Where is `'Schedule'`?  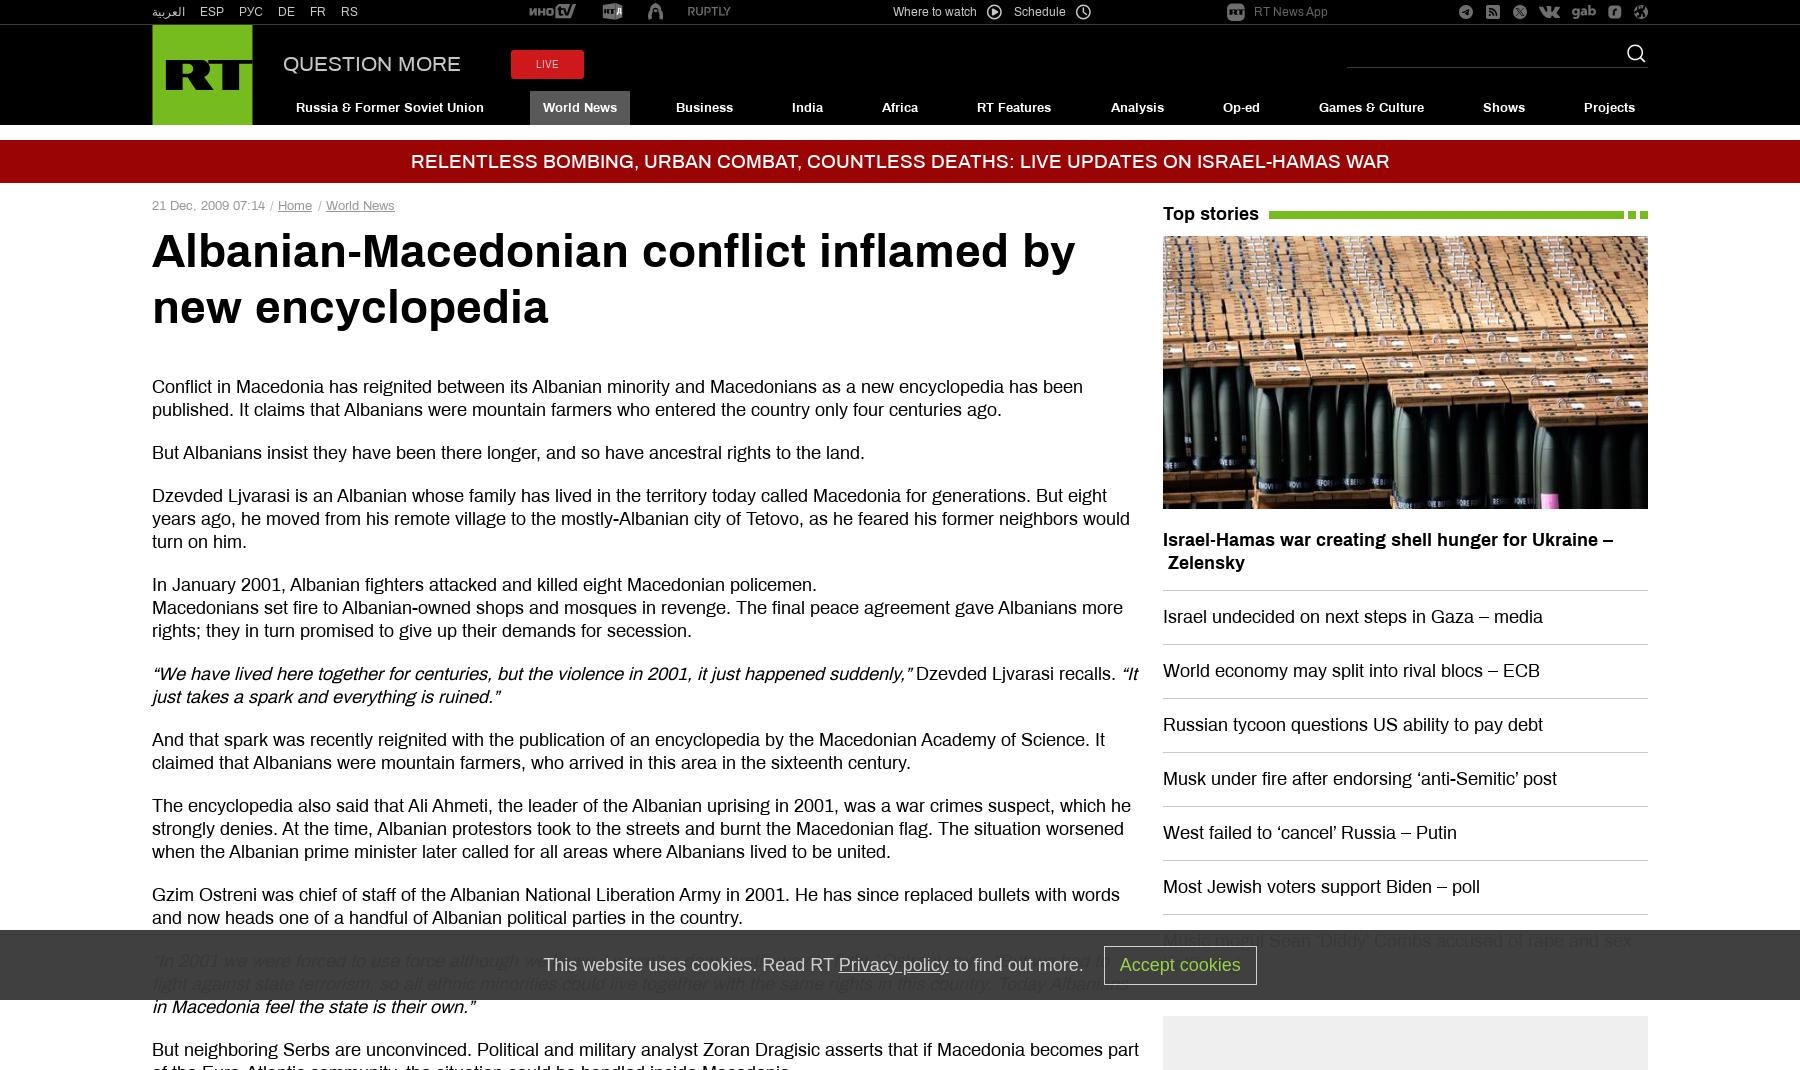
'Schedule' is located at coordinates (1038, 10).